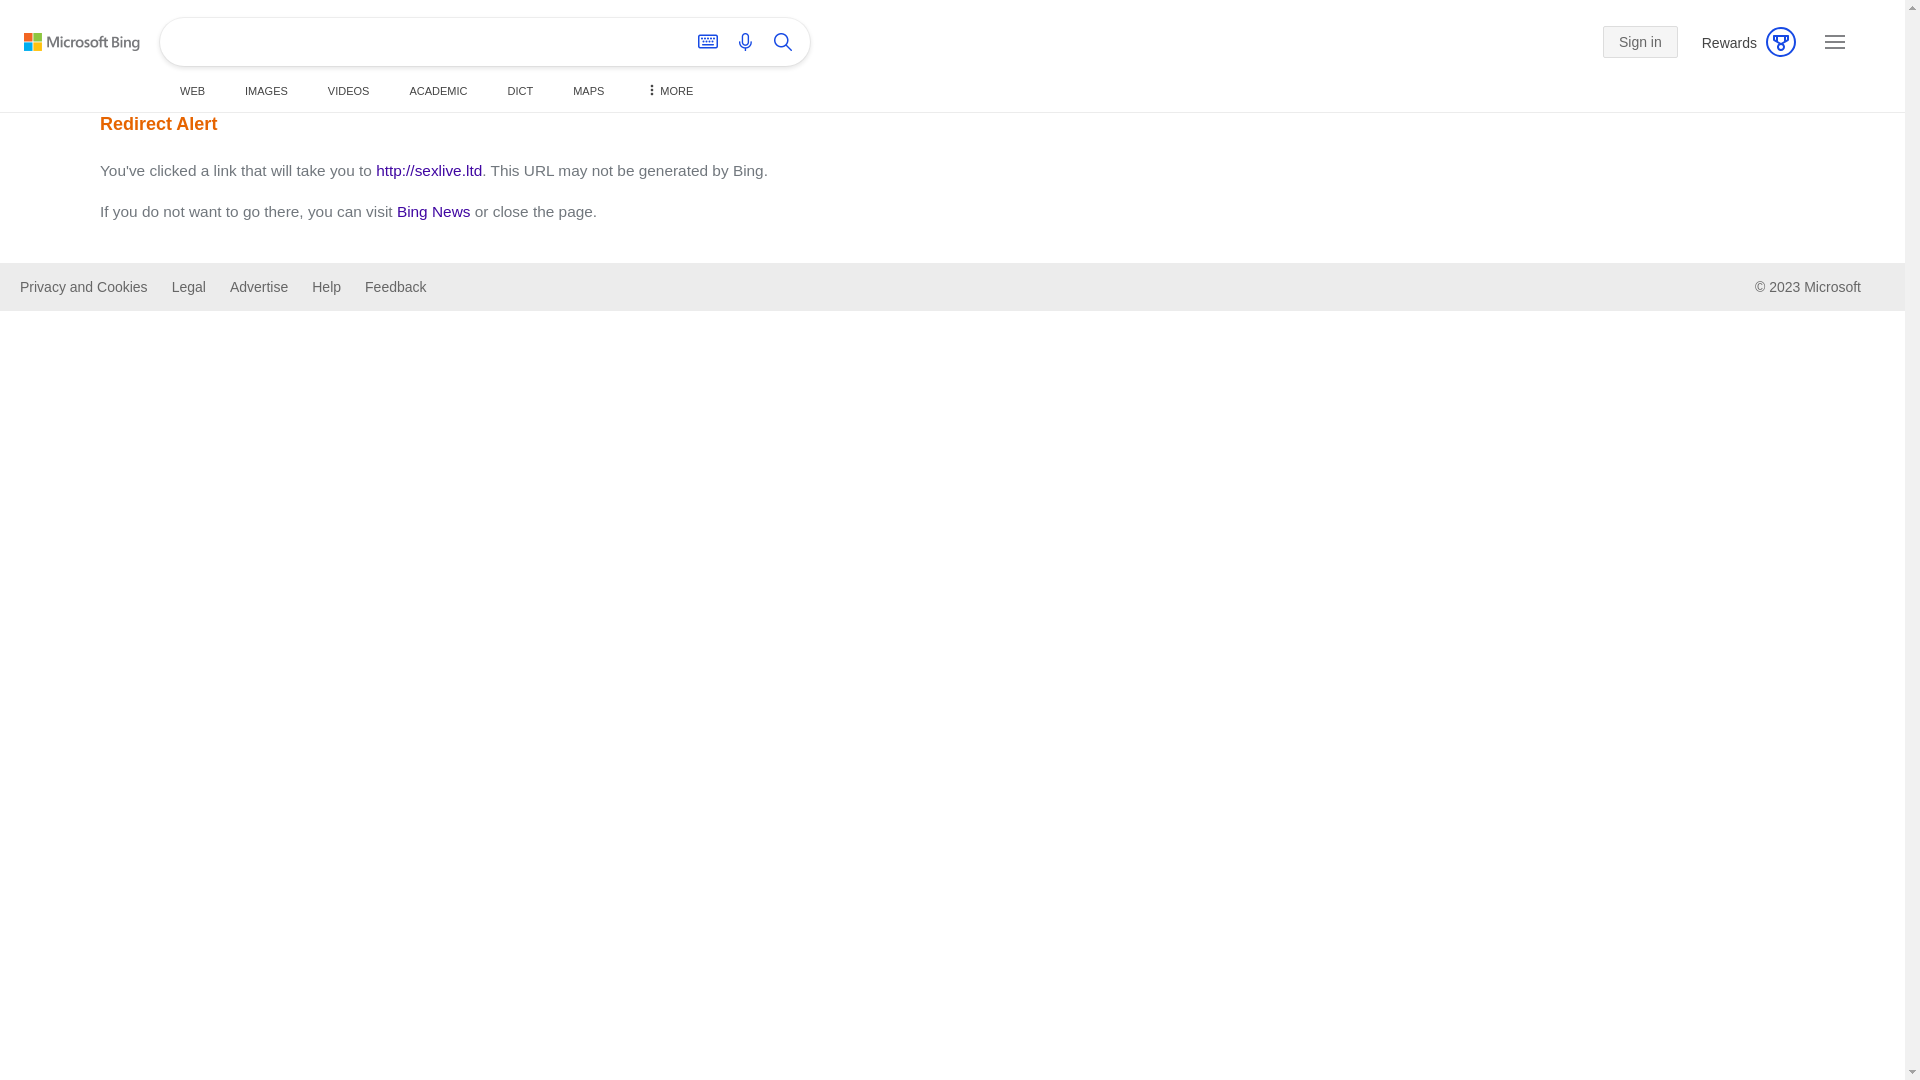 The width and height of the screenshot is (1920, 1080). I want to click on 'WEB', so click(192, 91).